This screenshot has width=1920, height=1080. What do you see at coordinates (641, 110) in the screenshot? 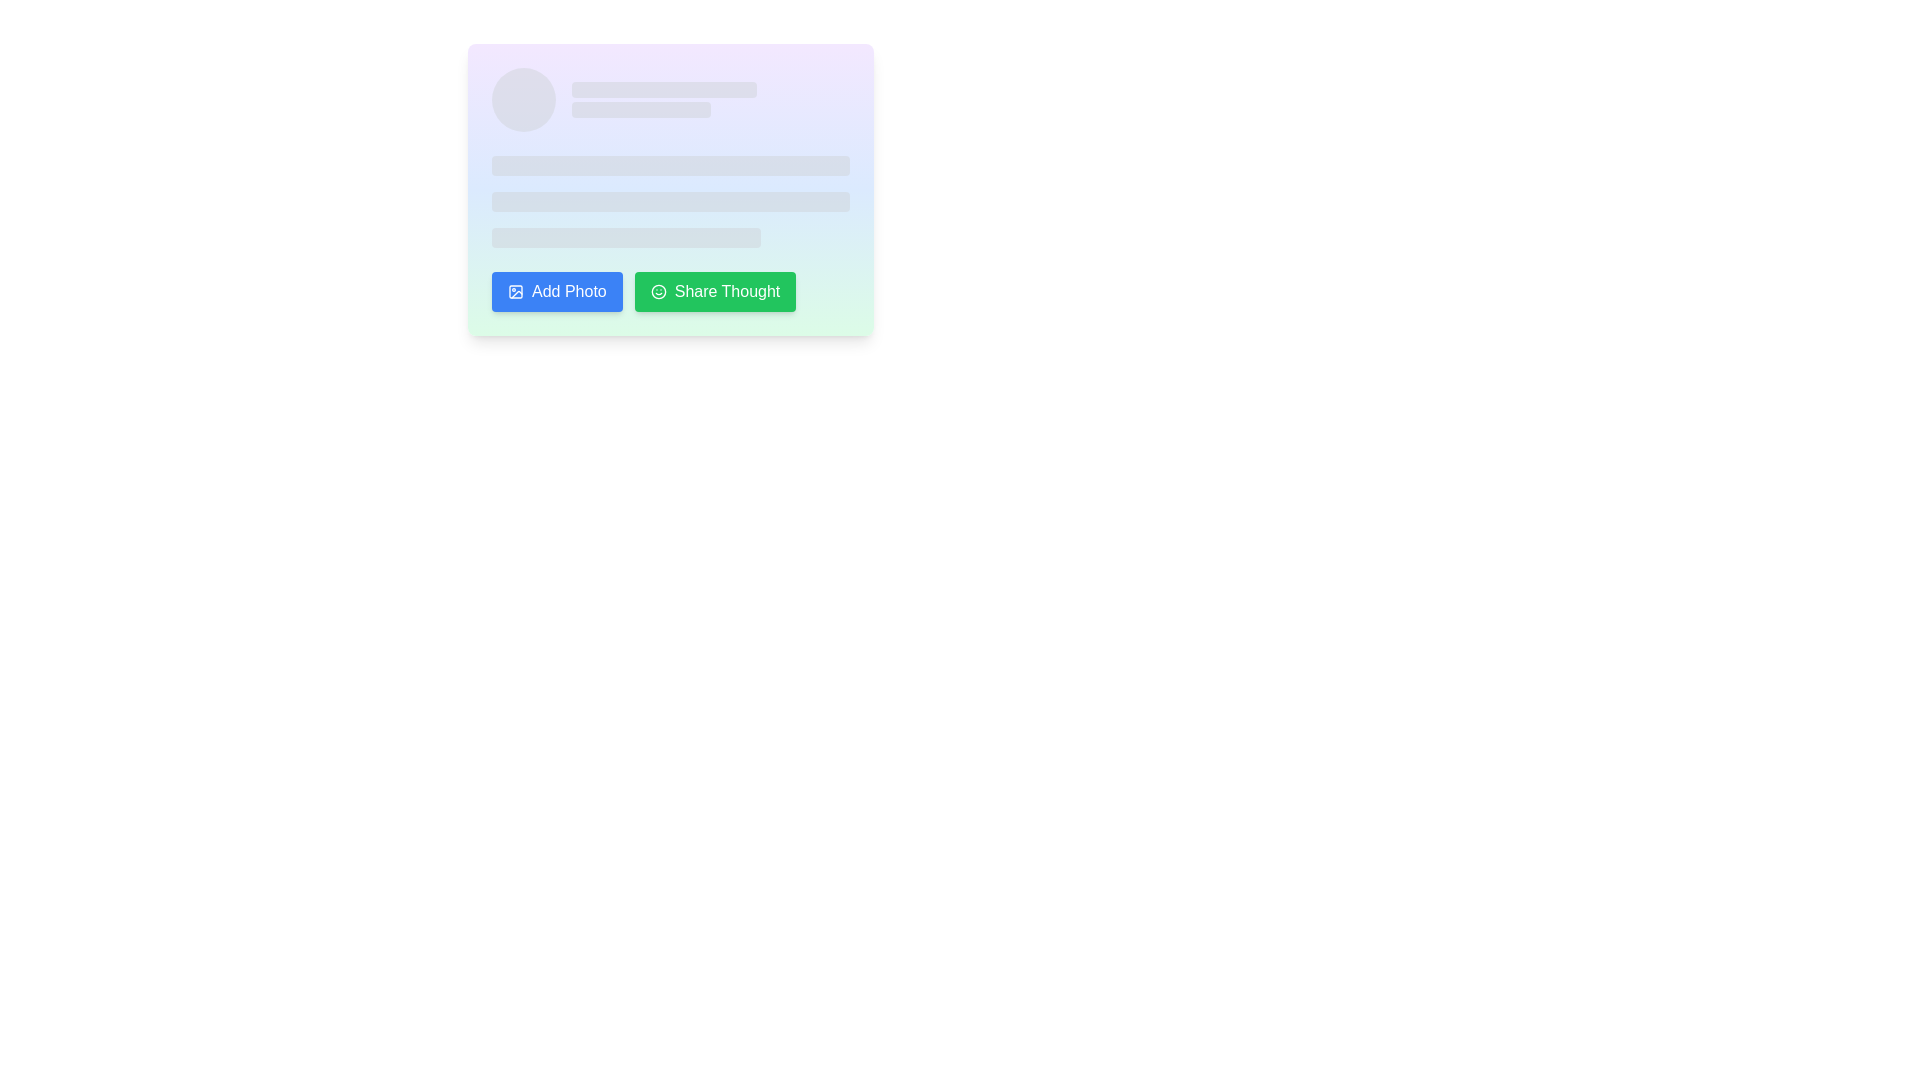
I see `the loading indicator bar, which is a light gray horizontal bar with rounded corners and a smooth animated pulse effect, located in the upper-central region of the interface below a similar bar` at bounding box center [641, 110].